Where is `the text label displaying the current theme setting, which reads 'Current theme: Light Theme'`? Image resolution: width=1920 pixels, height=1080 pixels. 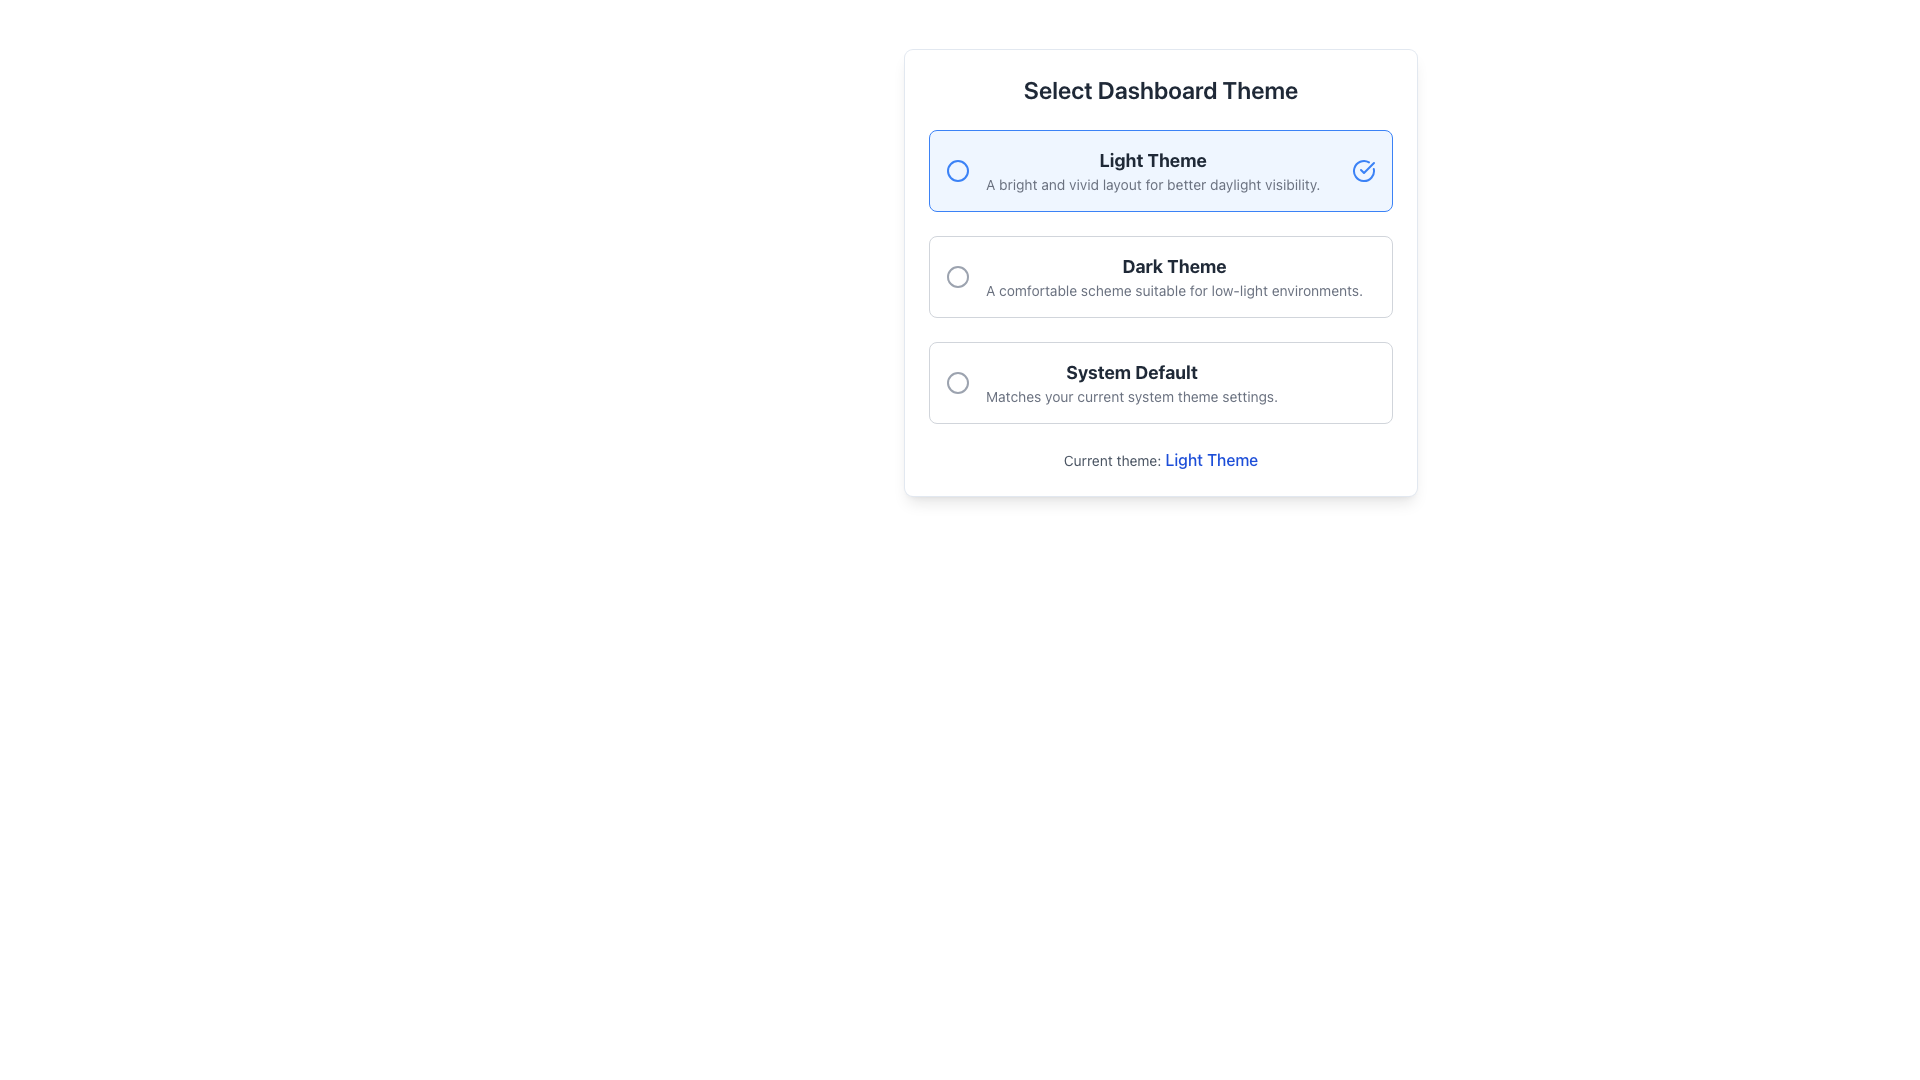 the text label displaying the current theme setting, which reads 'Current theme: Light Theme' is located at coordinates (1210, 459).